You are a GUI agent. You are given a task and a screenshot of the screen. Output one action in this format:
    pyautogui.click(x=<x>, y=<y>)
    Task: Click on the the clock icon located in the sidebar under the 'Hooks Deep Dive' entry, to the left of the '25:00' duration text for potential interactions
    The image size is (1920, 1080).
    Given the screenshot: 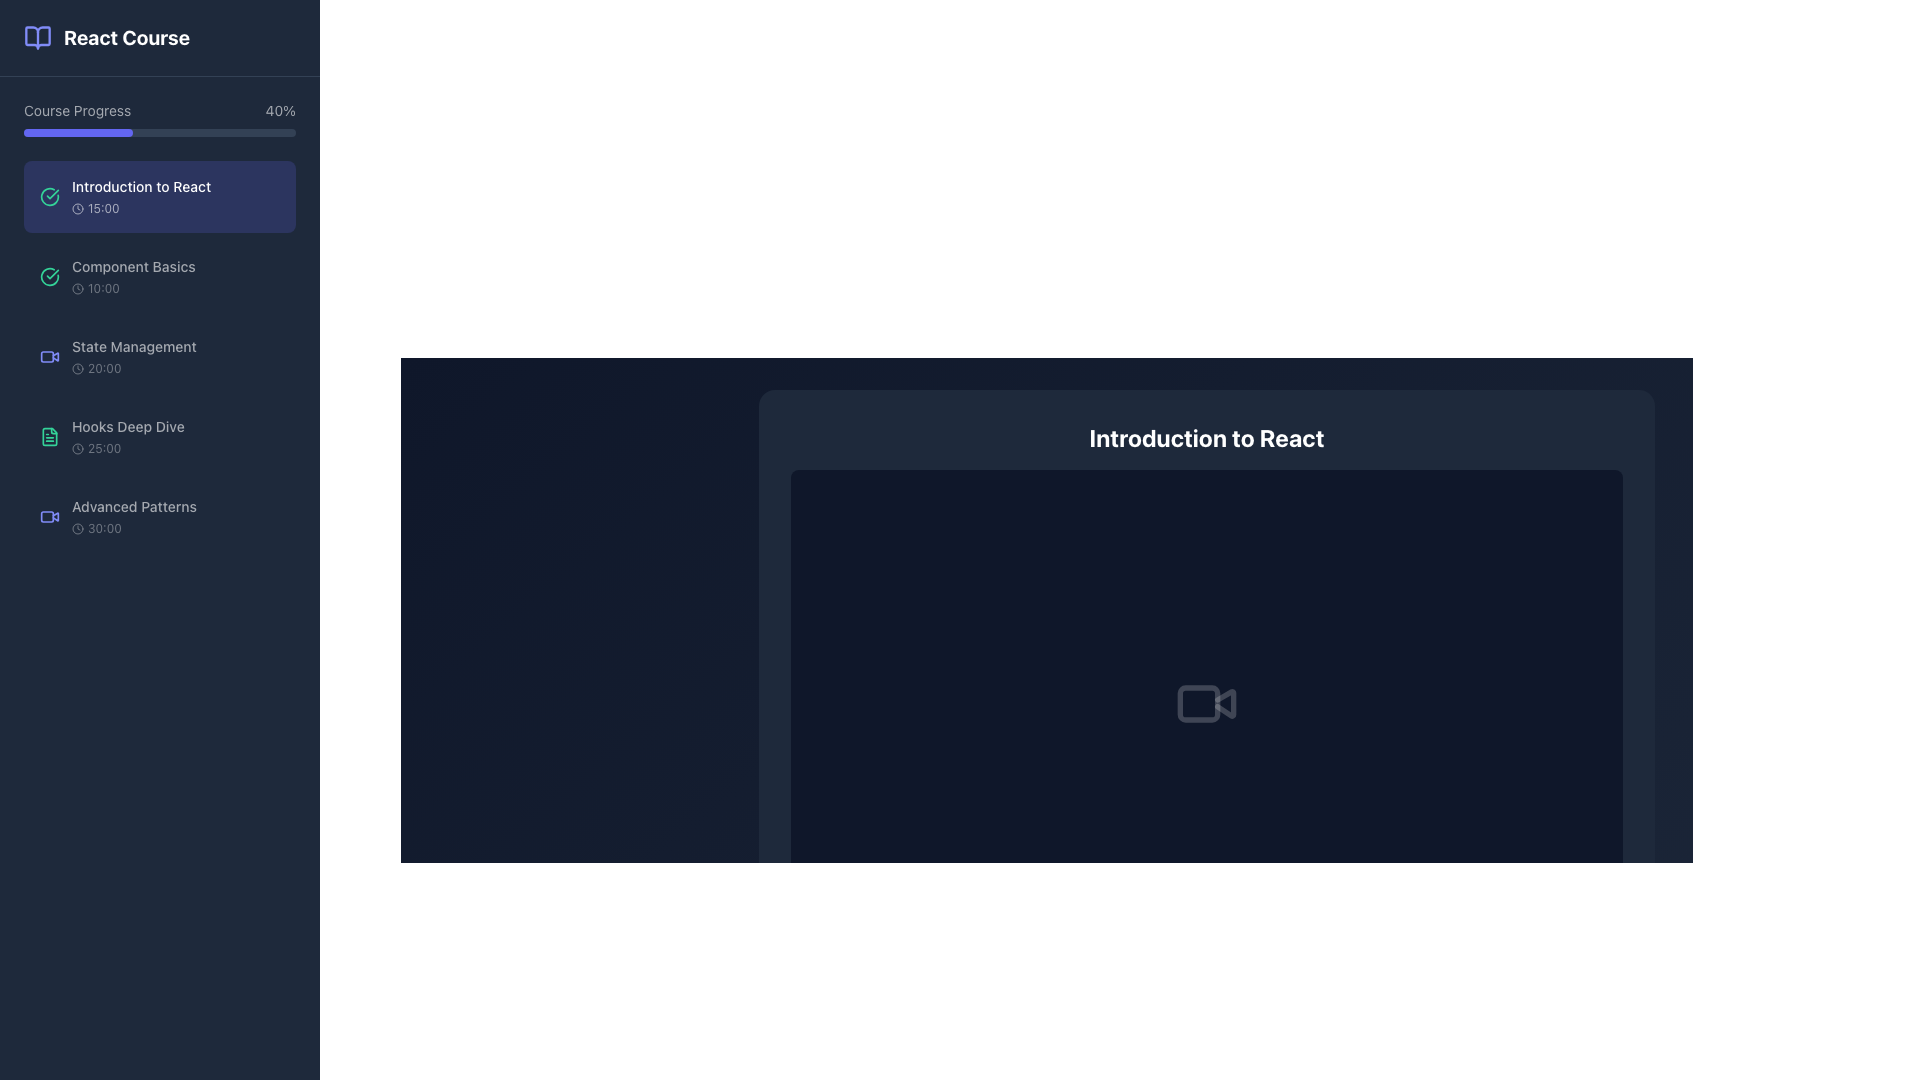 What is the action you would take?
    pyautogui.click(x=77, y=447)
    